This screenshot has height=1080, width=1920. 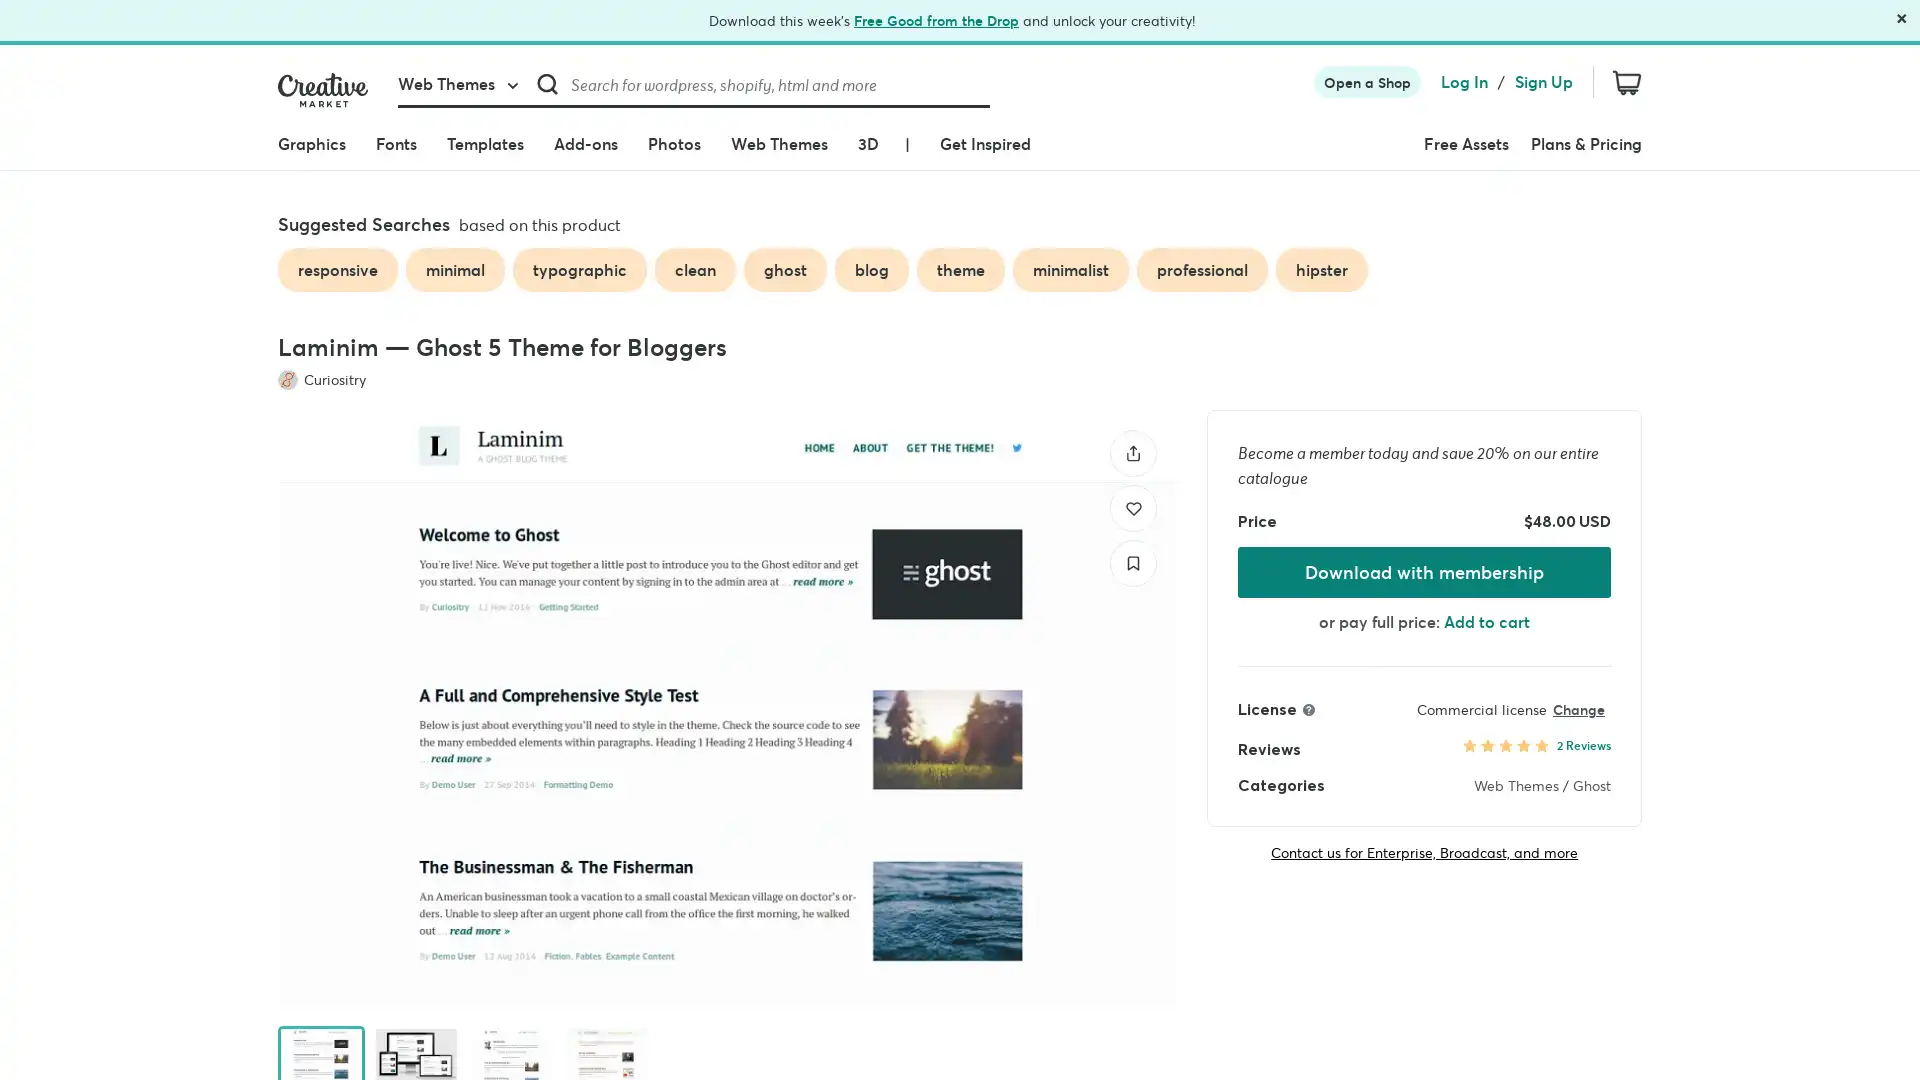 I want to click on Download with membership, so click(x=1423, y=571).